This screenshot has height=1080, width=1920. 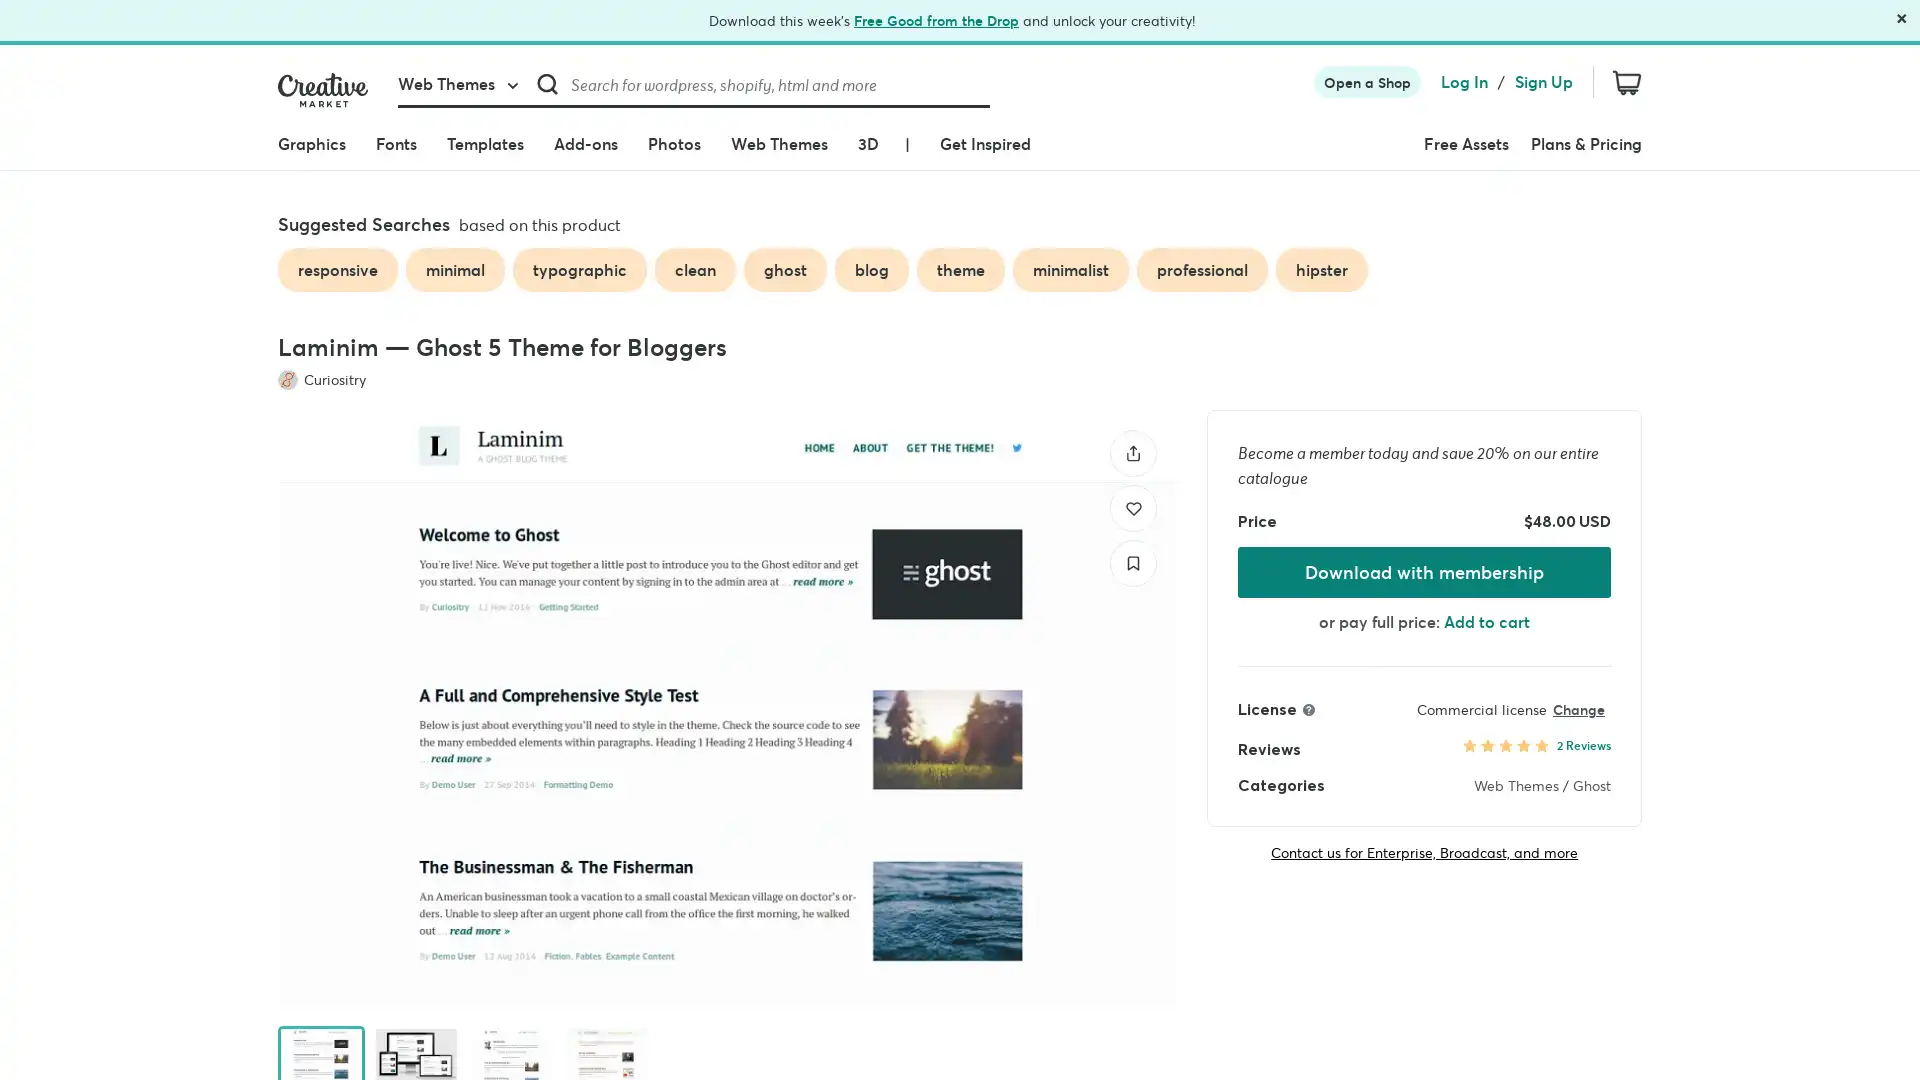 I want to click on Download with membership, so click(x=1423, y=571).